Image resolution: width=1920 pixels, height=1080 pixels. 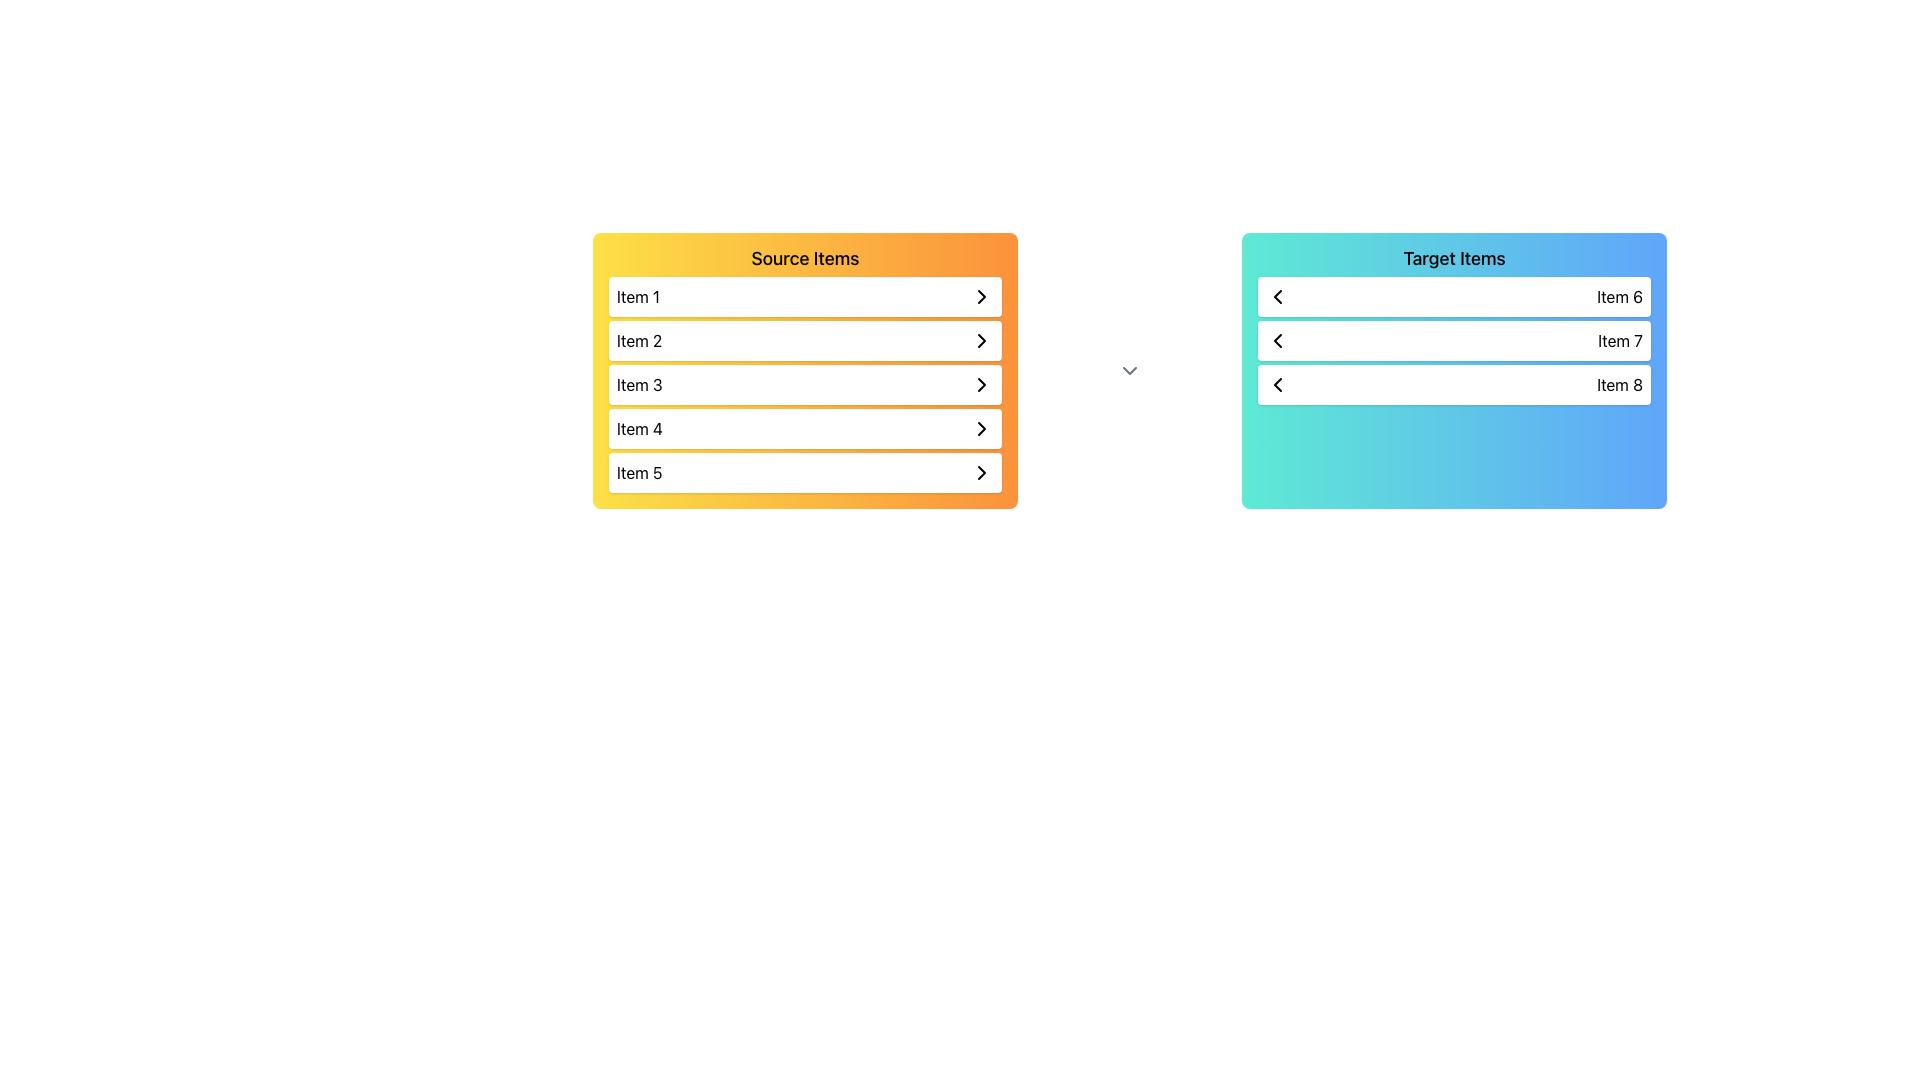 What do you see at coordinates (1276, 385) in the screenshot?
I see `the Chevron icon located in the third row of the 'Target Items' panel, to the left of 'Item 8'` at bounding box center [1276, 385].